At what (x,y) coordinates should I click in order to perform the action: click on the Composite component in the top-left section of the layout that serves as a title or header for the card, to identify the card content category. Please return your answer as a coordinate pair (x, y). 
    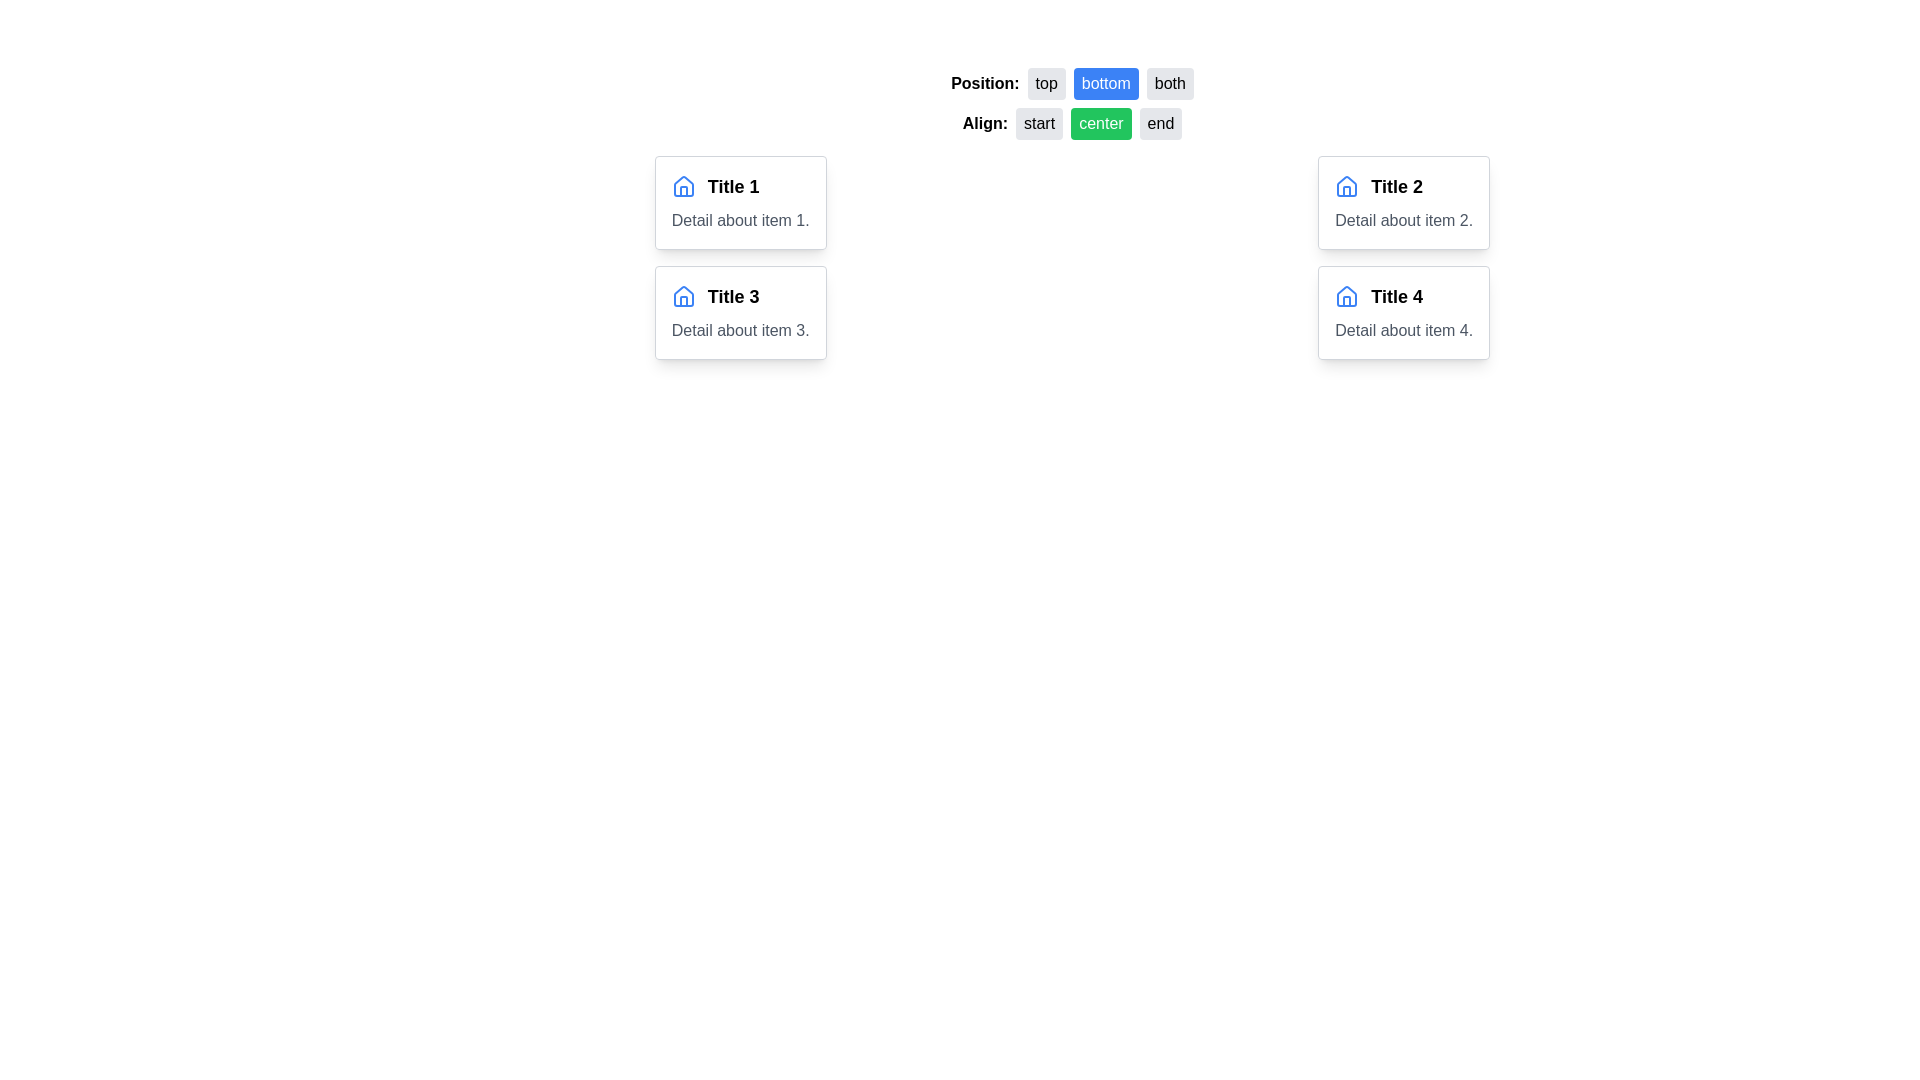
    Looking at the image, I should click on (739, 186).